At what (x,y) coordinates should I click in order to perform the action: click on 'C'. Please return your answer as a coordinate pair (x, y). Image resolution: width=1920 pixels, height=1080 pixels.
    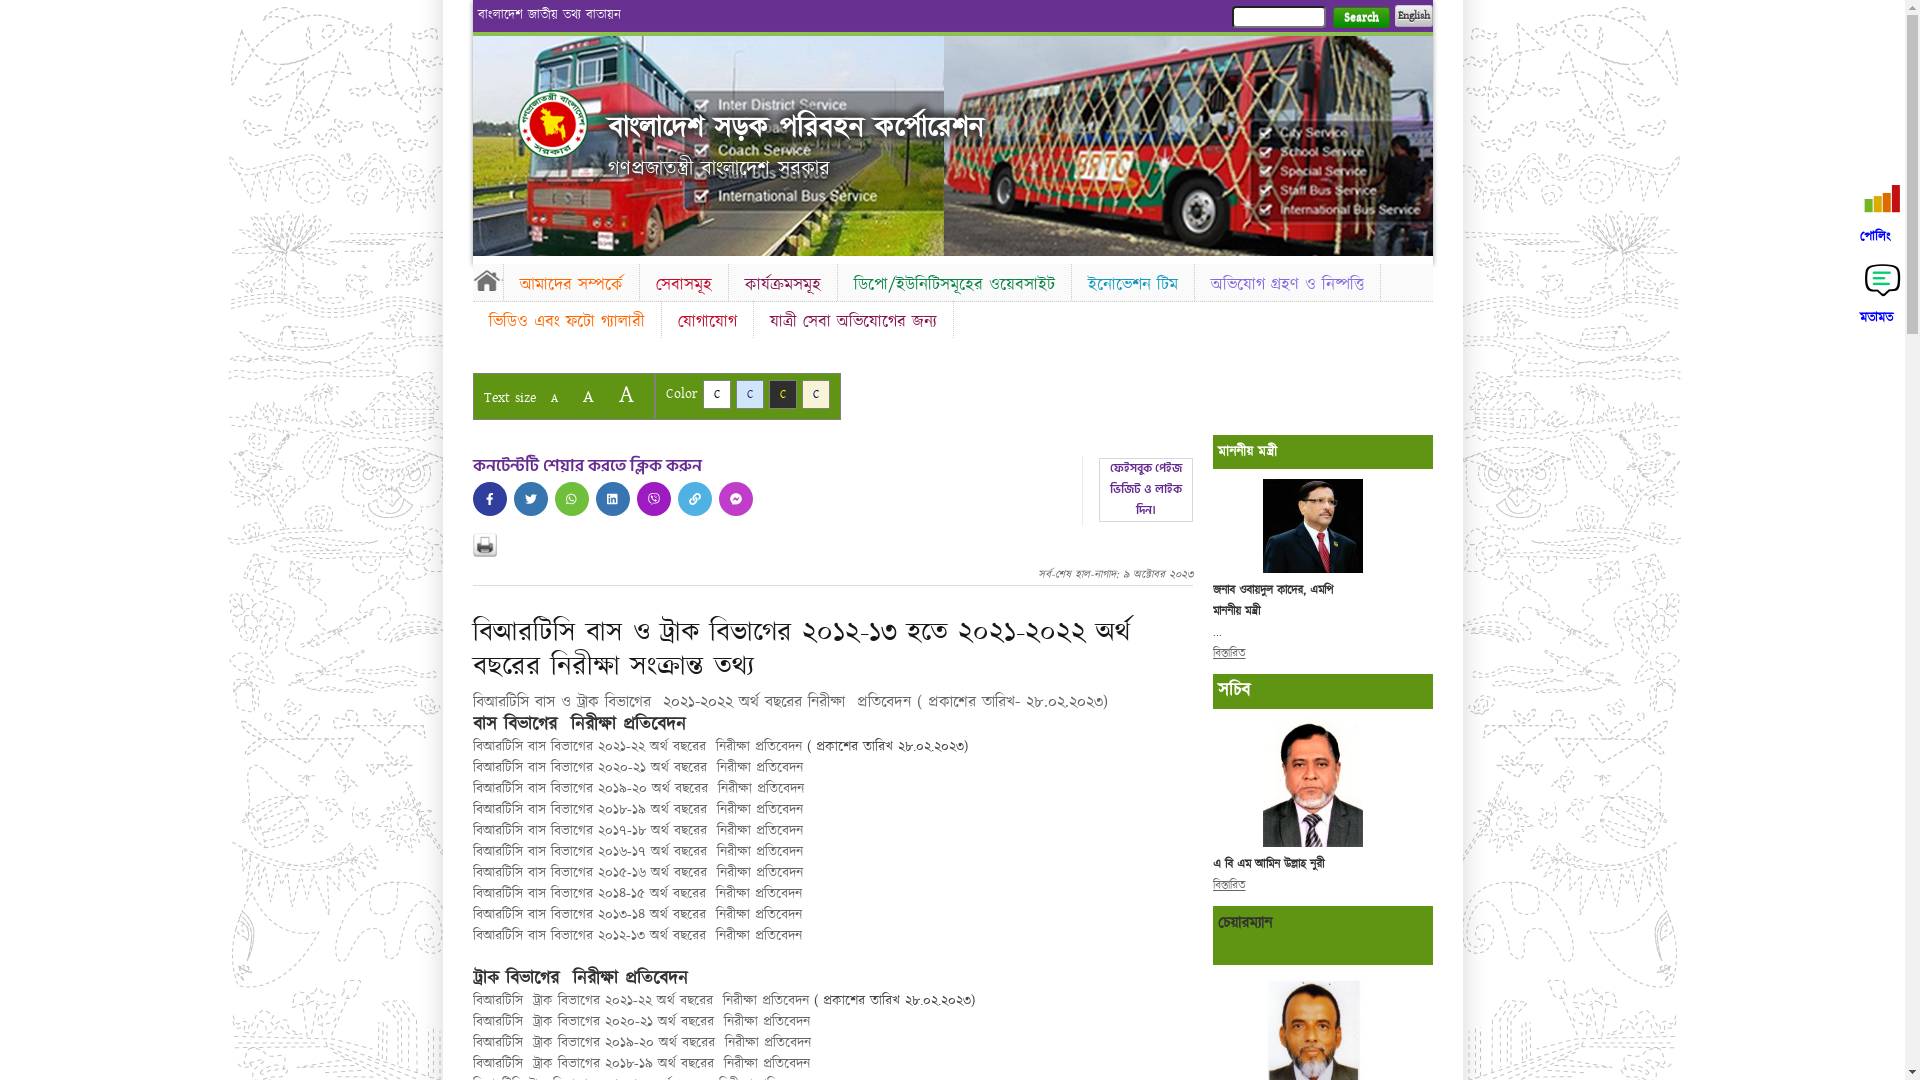
    Looking at the image, I should click on (816, 394).